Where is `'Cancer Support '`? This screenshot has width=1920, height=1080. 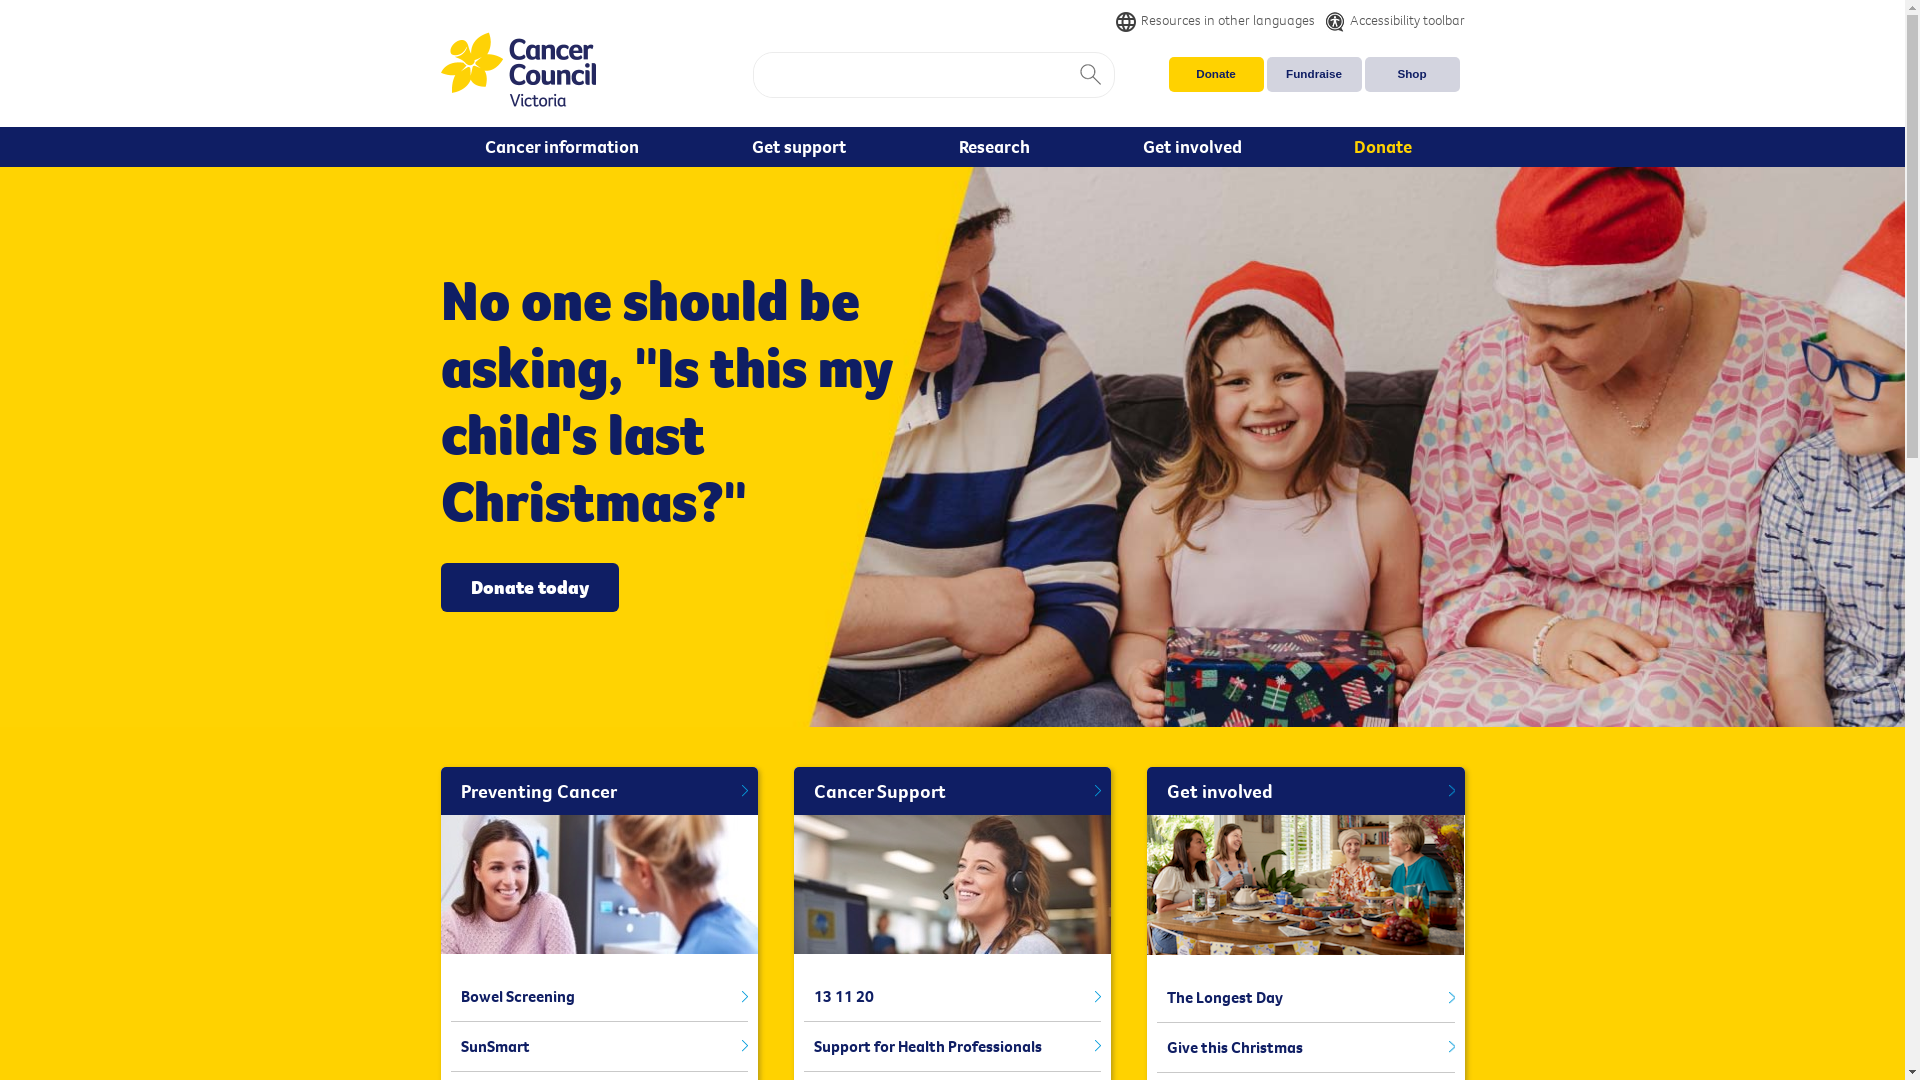 'Cancer Support ' is located at coordinates (951, 790).